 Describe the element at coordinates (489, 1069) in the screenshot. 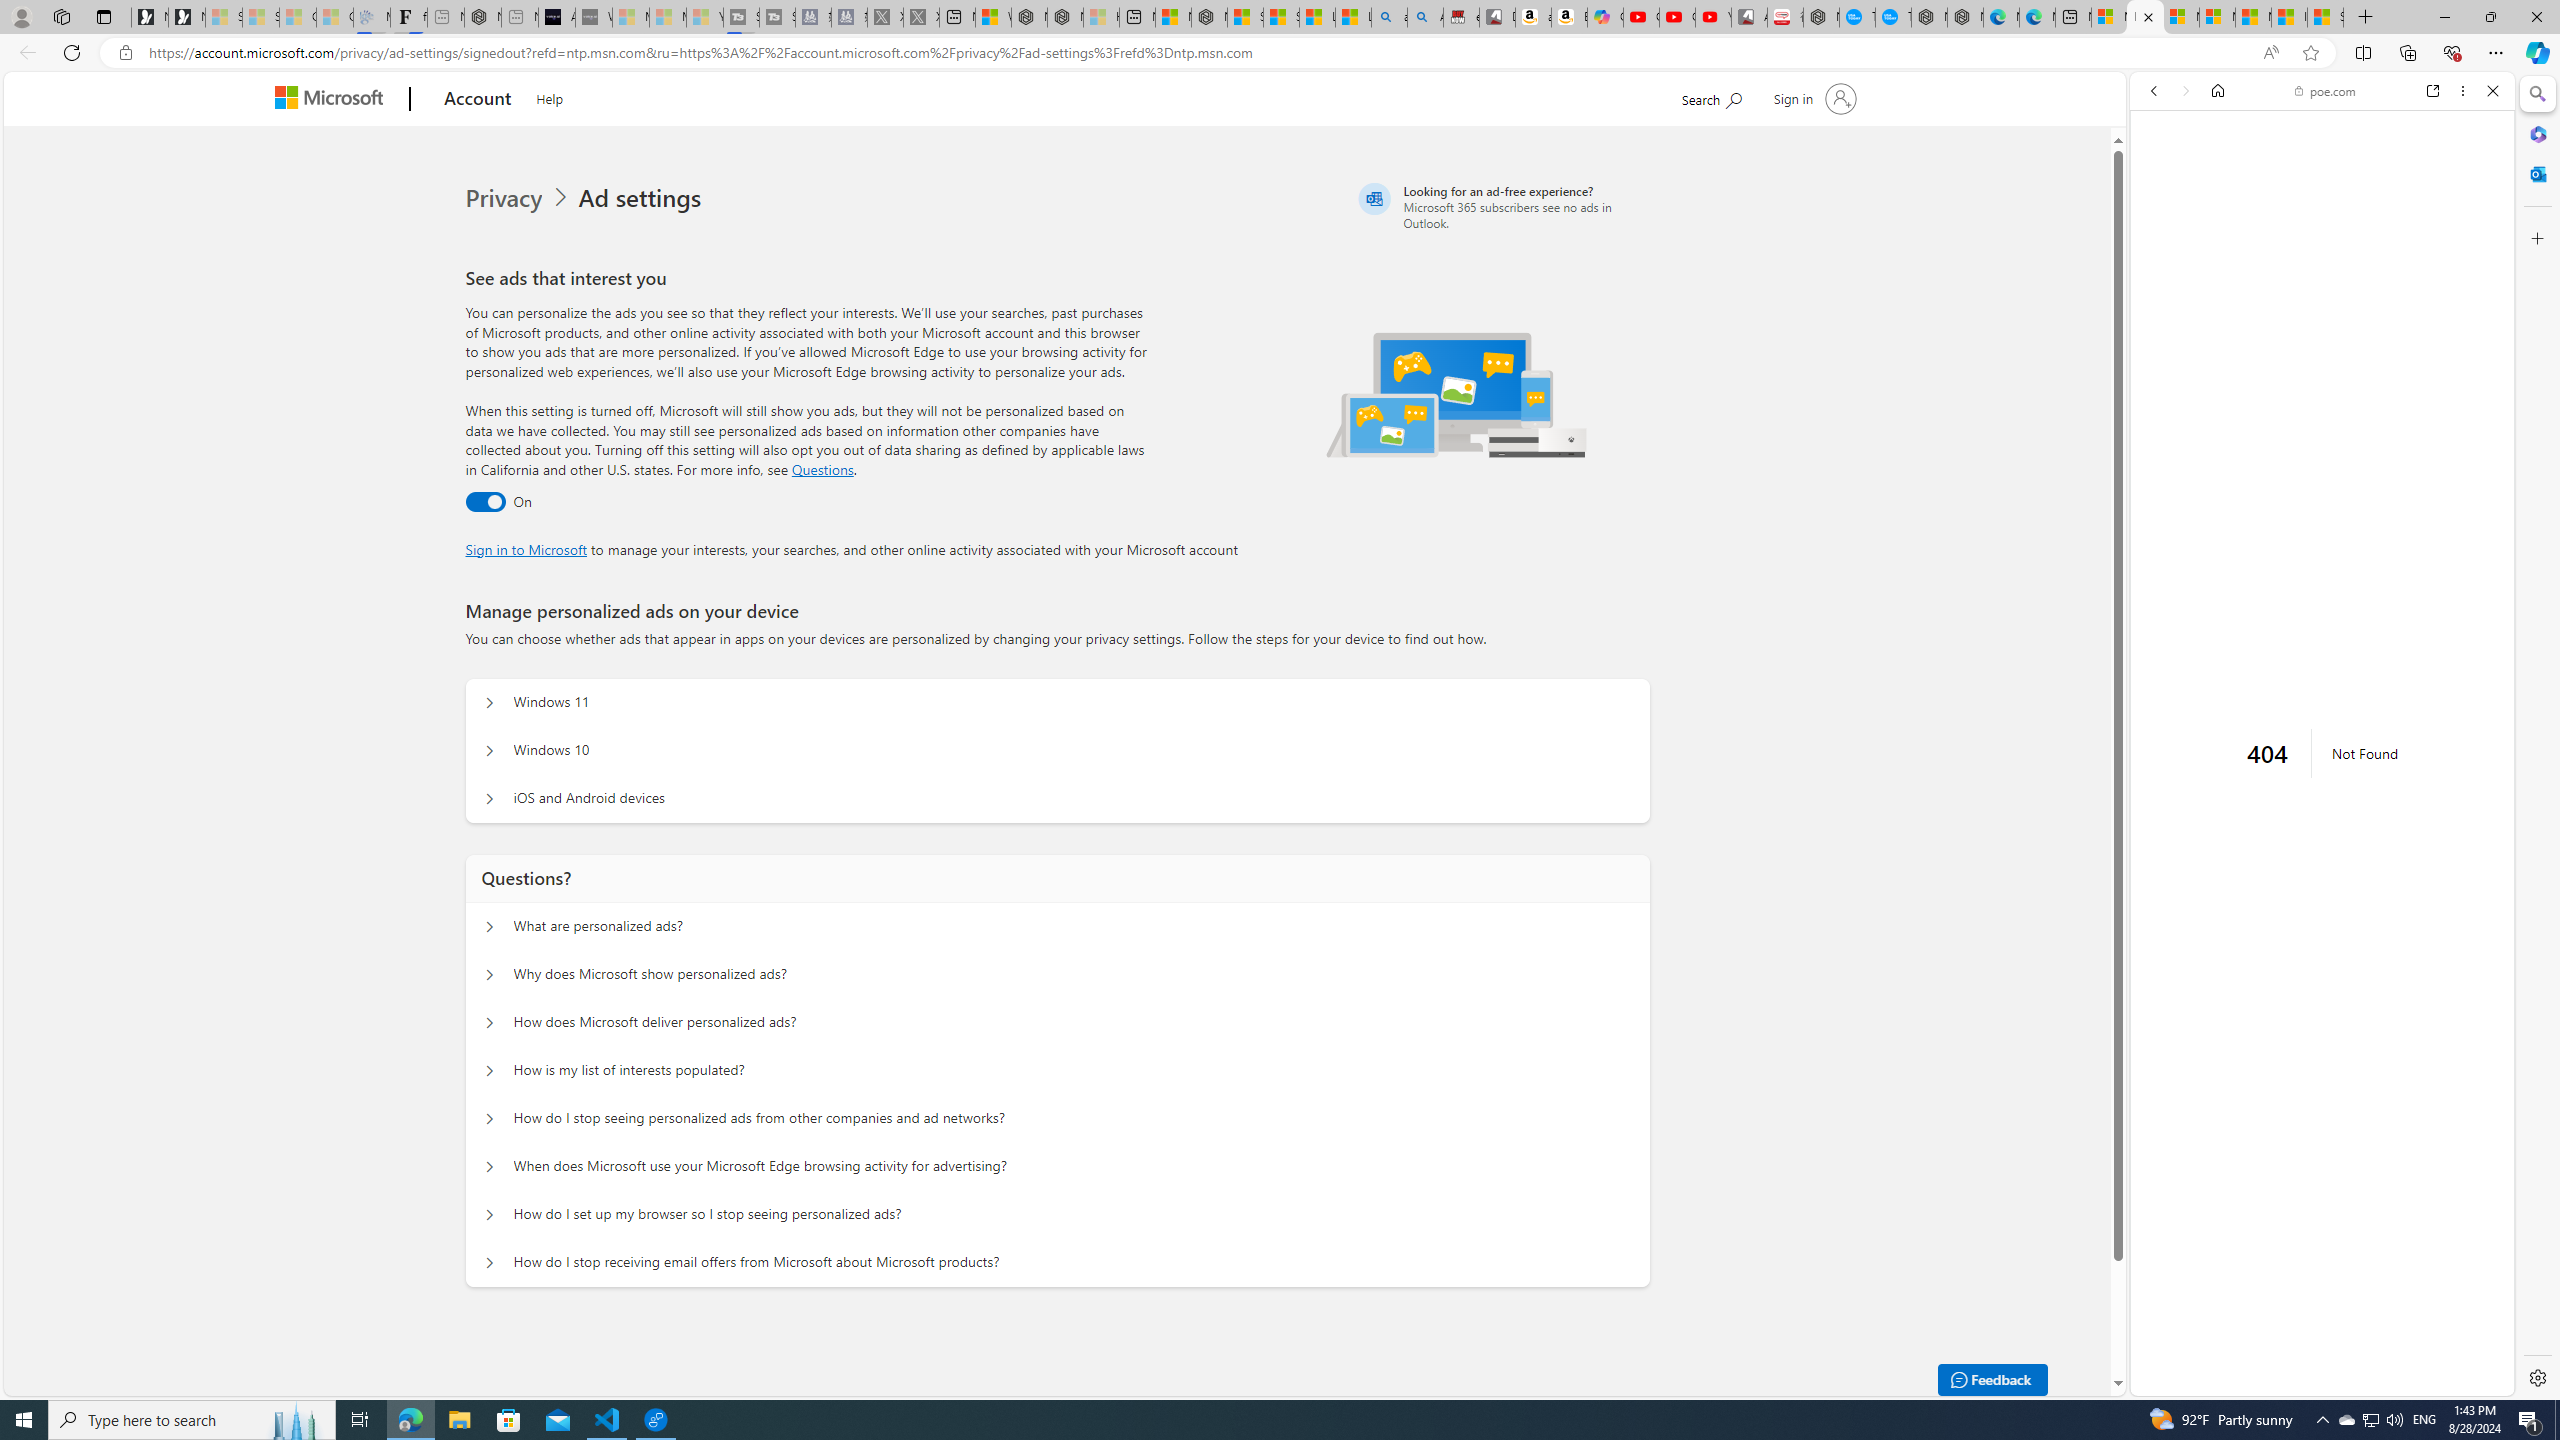

I see `'Questions? How is my list of interests populated?'` at that location.